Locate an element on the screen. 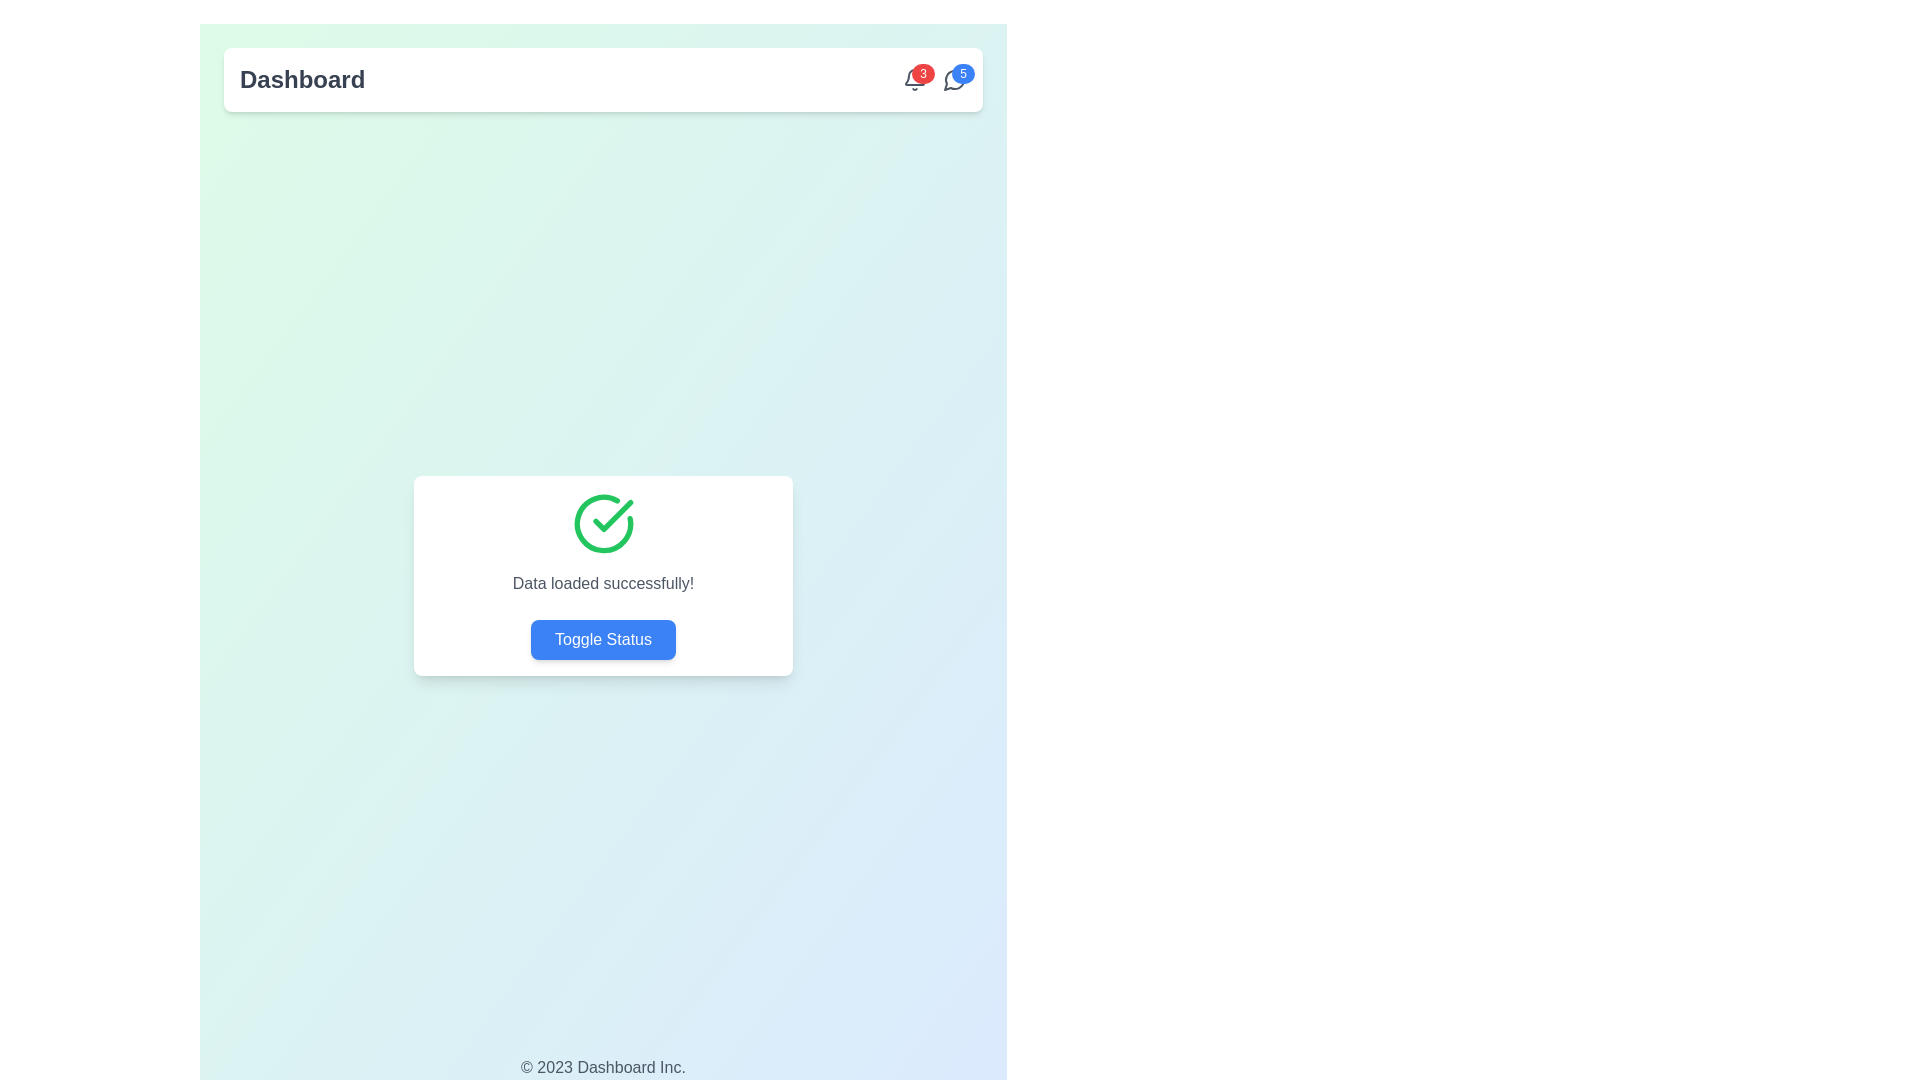 The image size is (1920, 1080). the 'Toggle Status' button, which is a rectangular button with rounded corners, styled with a blue background and white text, located at the center of a card that displays 'Data loaded successfully!' above it is located at coordinates (602, 640).